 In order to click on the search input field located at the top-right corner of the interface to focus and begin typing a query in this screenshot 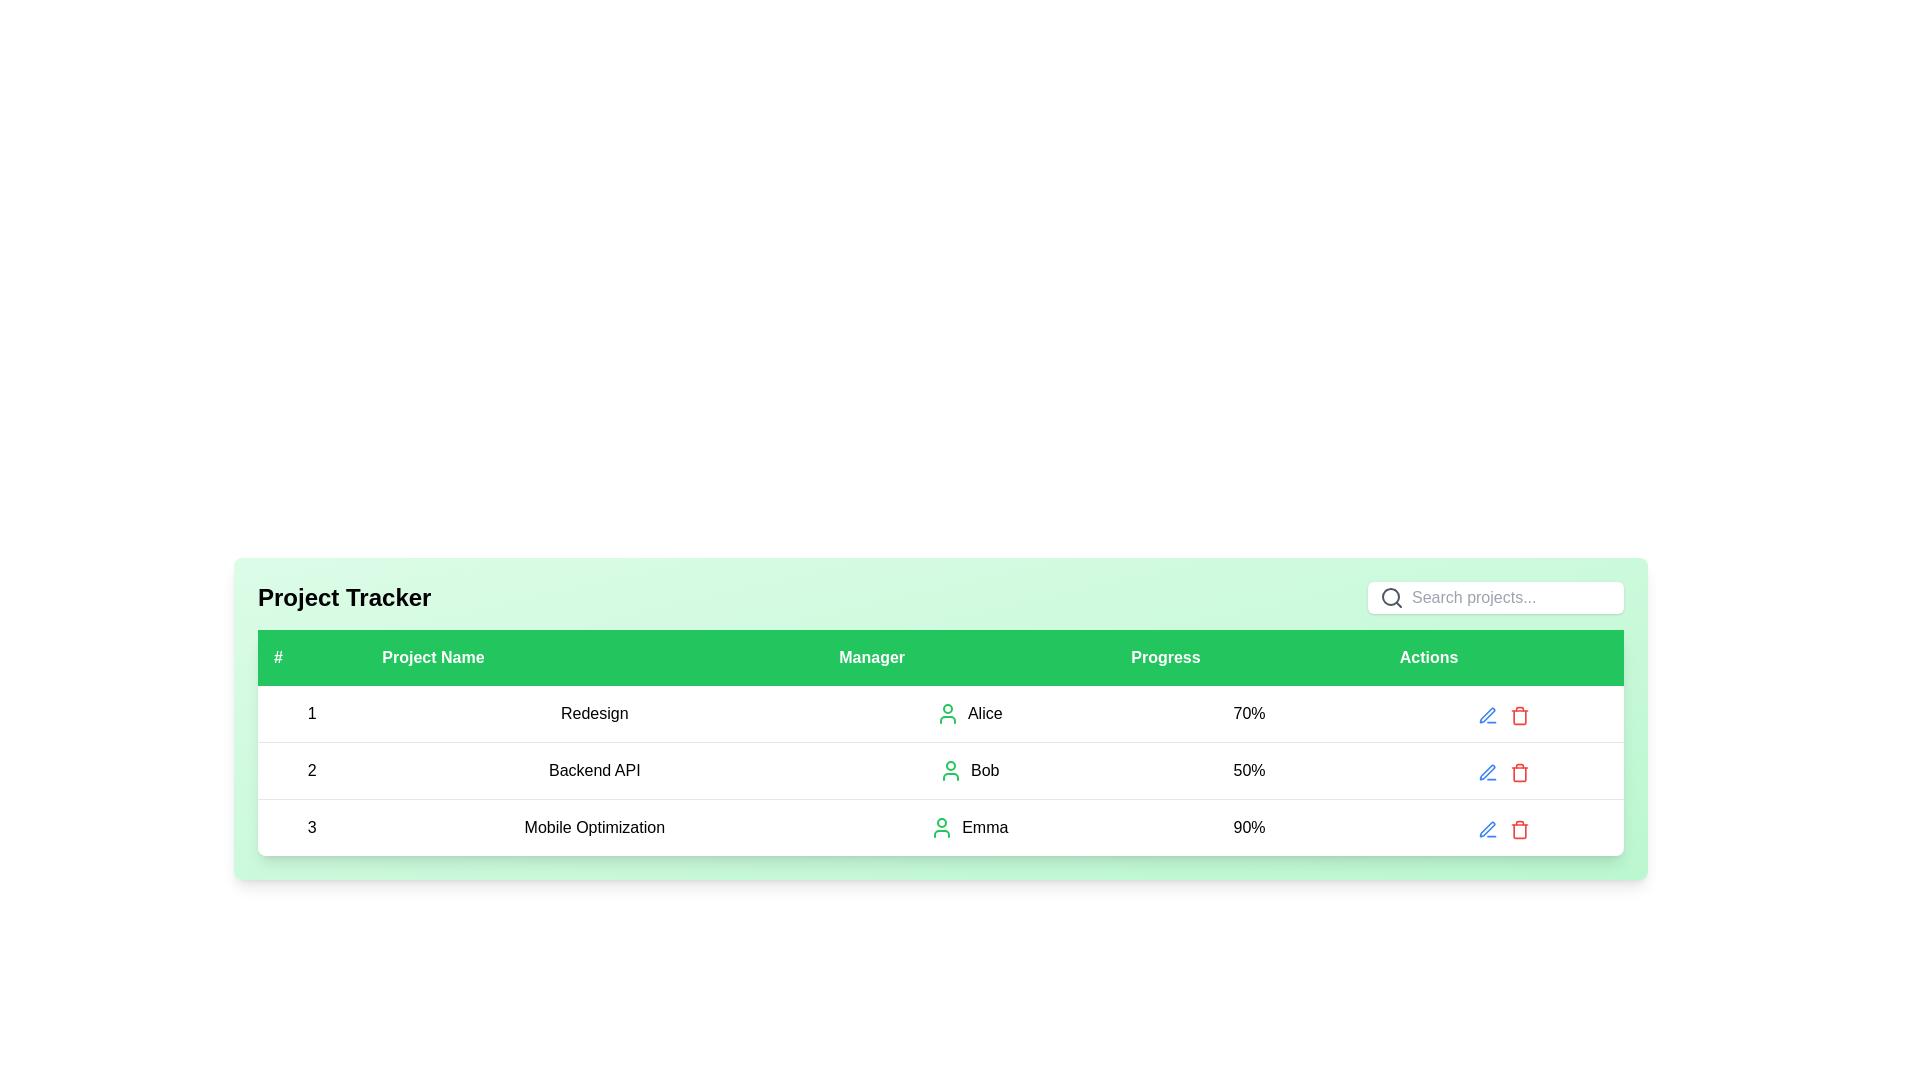, I will do `click(1512, 596)`.